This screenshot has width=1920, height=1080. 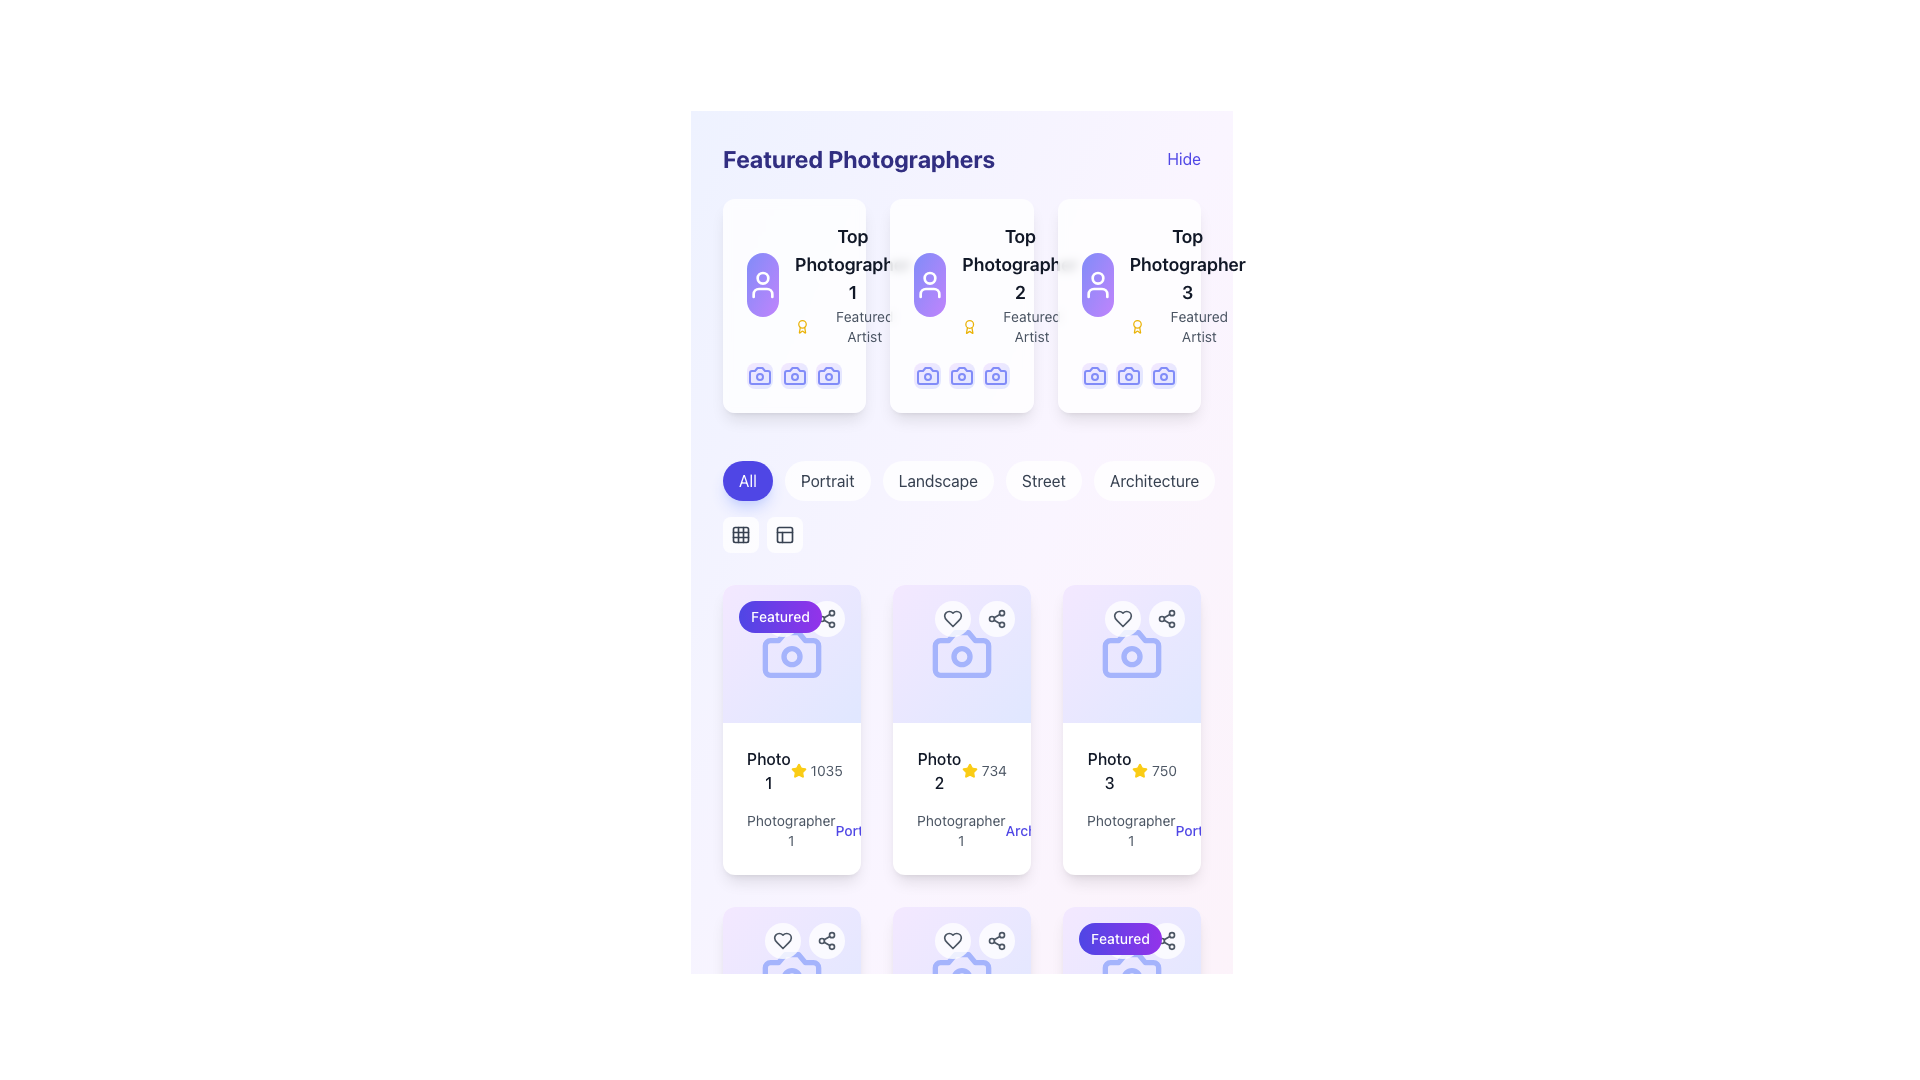 I want to click on the decorative photography icon located in the second card of the photographer row, positioned below the title and avatar, aligned with the icon group, so click(x=926, y=376).